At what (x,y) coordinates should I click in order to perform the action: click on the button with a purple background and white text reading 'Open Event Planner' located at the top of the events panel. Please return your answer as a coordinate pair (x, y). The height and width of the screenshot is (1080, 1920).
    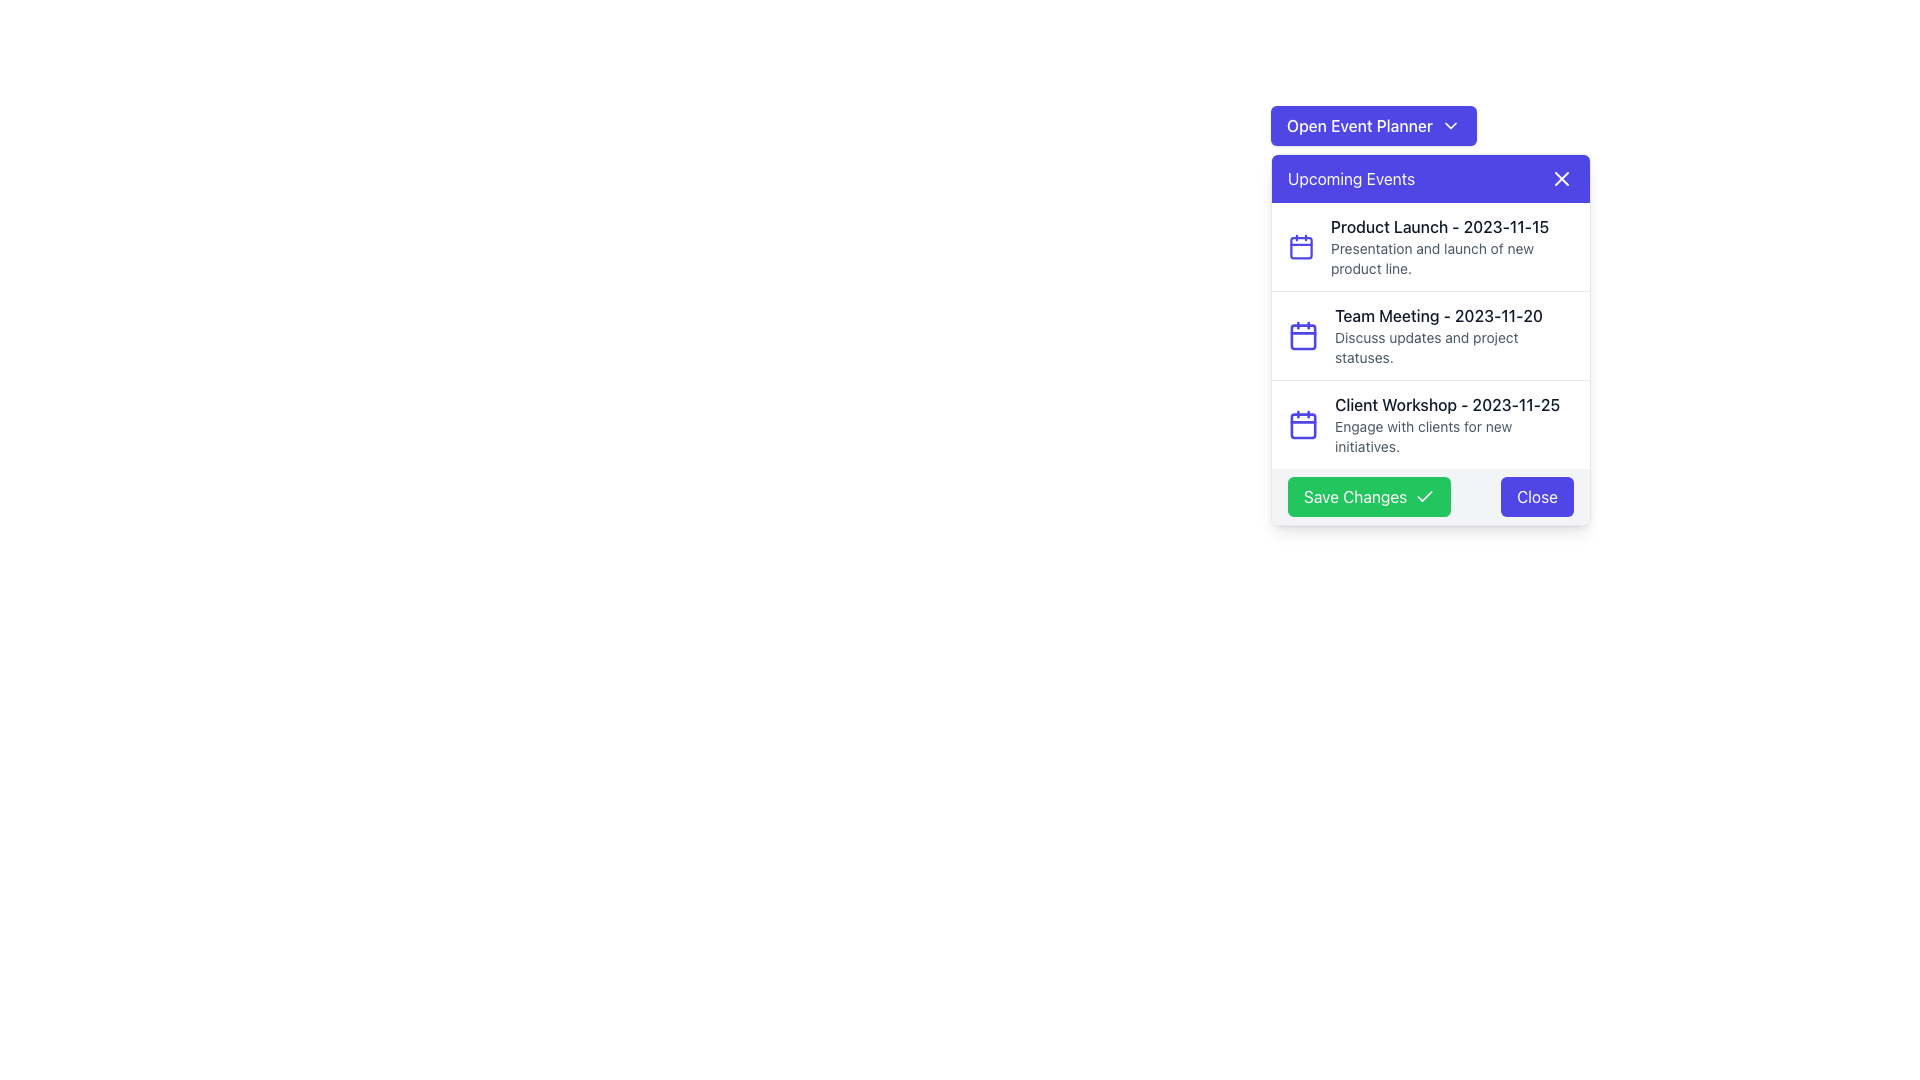
    Looking at the image, I should click on (1372, 126).